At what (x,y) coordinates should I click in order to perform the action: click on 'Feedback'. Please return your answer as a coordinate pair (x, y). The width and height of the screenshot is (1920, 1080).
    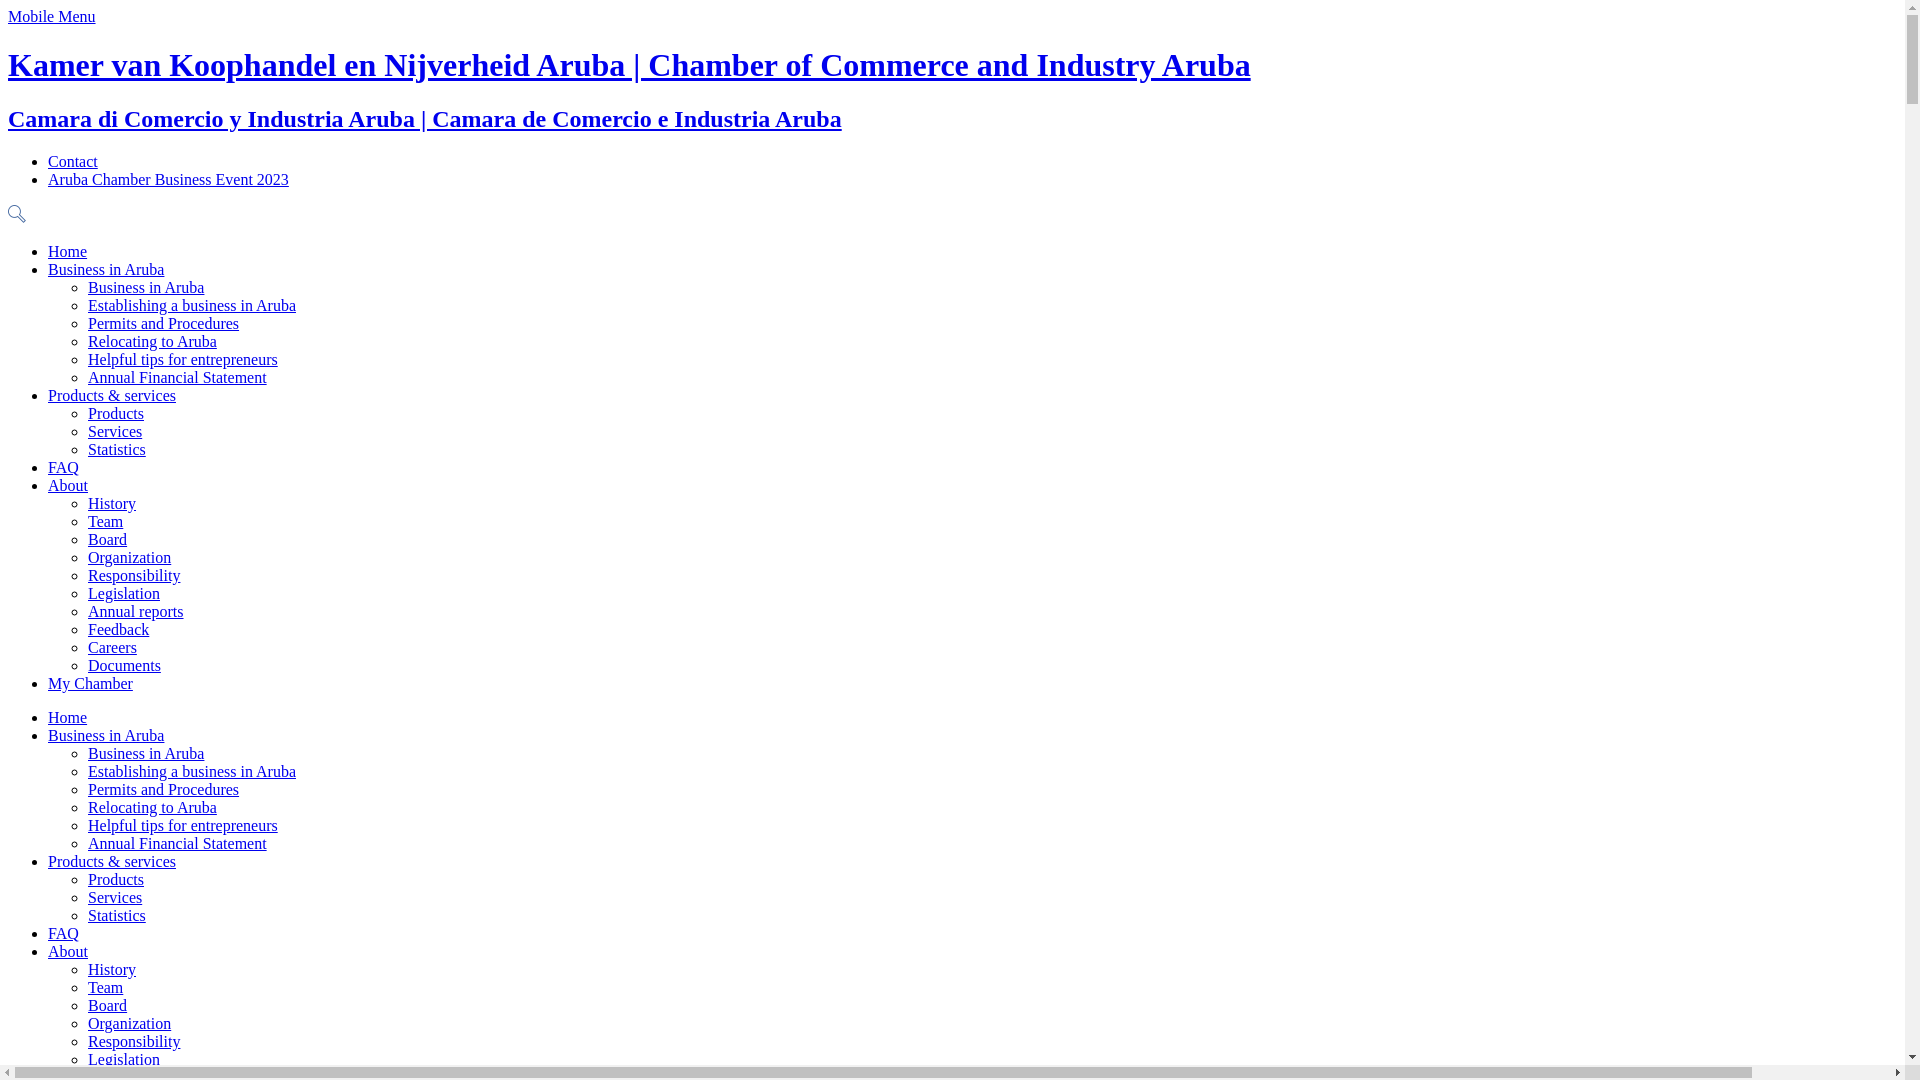
    Looking at the image, I should click on (86, 628).